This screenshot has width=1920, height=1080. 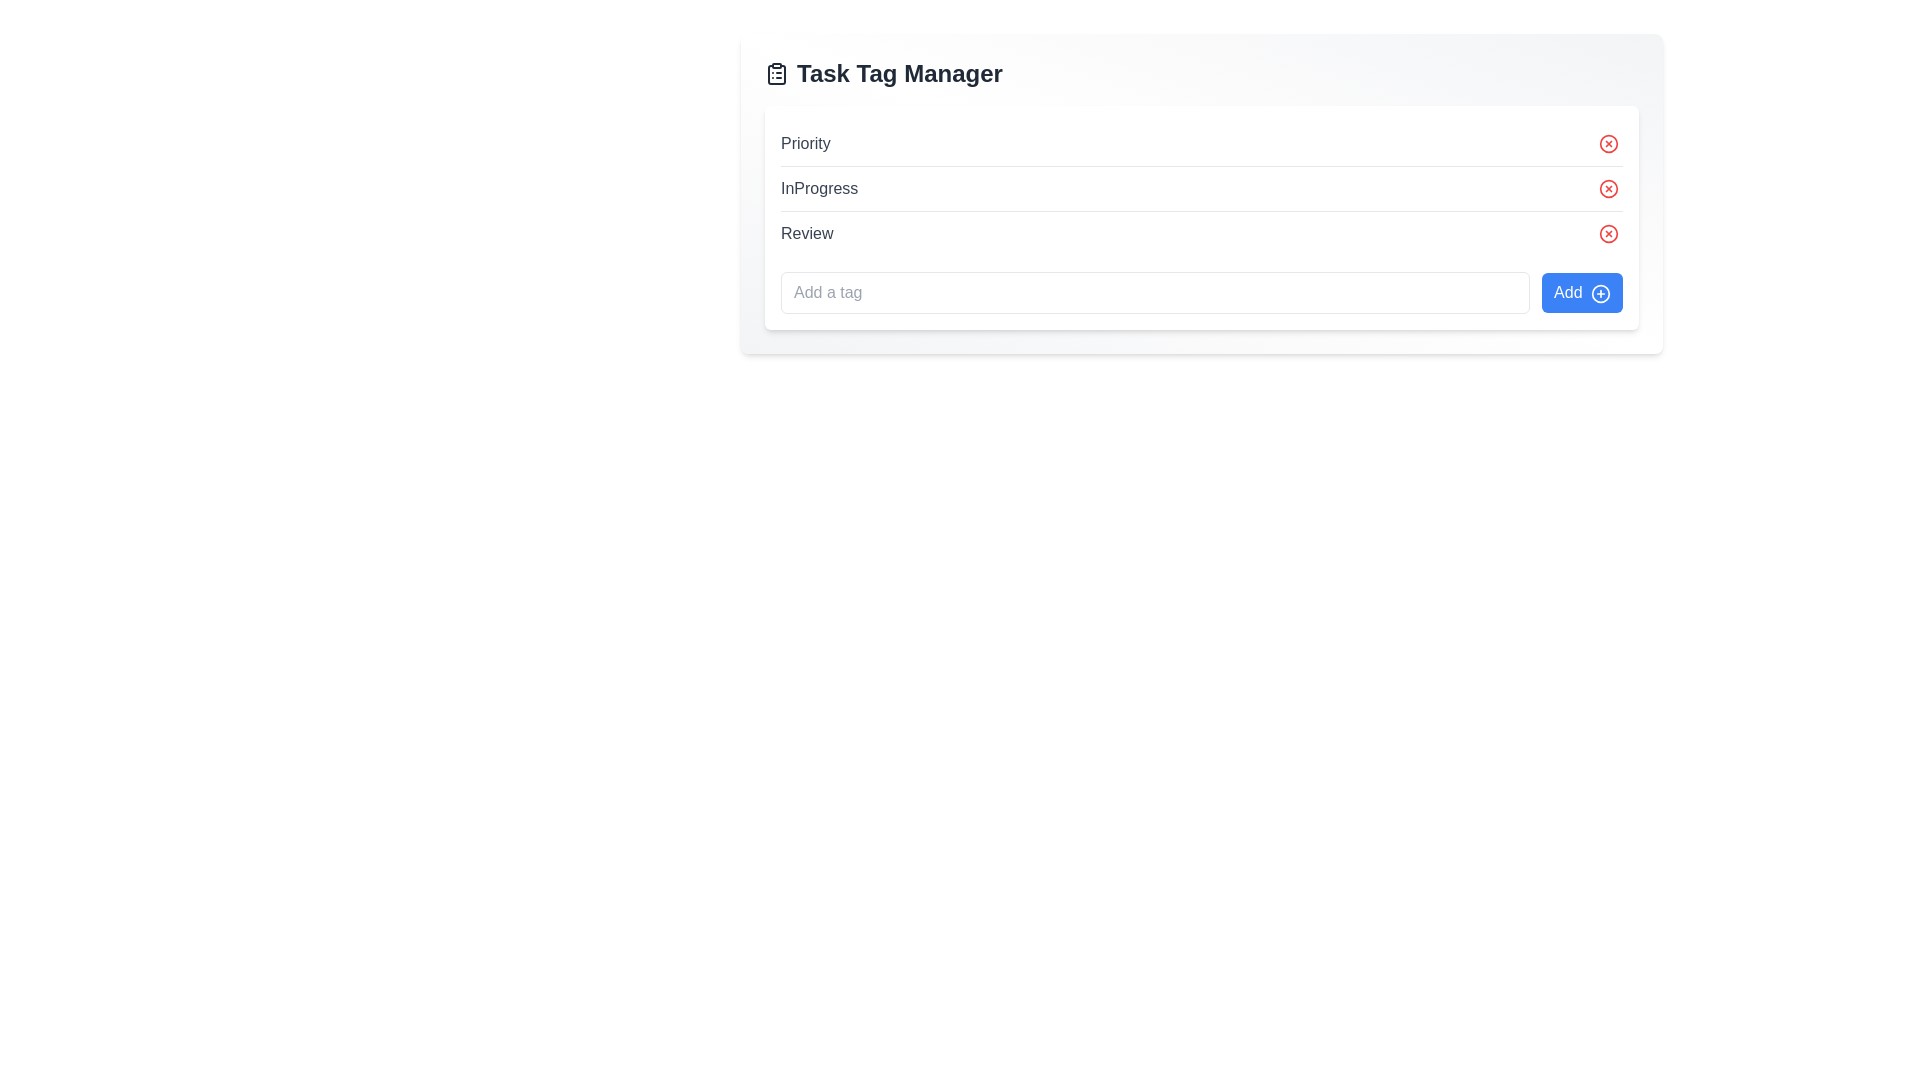 What do you see at coordinates (776, 72) in the screenshot?
I see `the 'Task Tag Manager' icon located to the left of the text within the header of the interface, which serves as a recognizable identifier for the module` at bounding box center [776, 72].